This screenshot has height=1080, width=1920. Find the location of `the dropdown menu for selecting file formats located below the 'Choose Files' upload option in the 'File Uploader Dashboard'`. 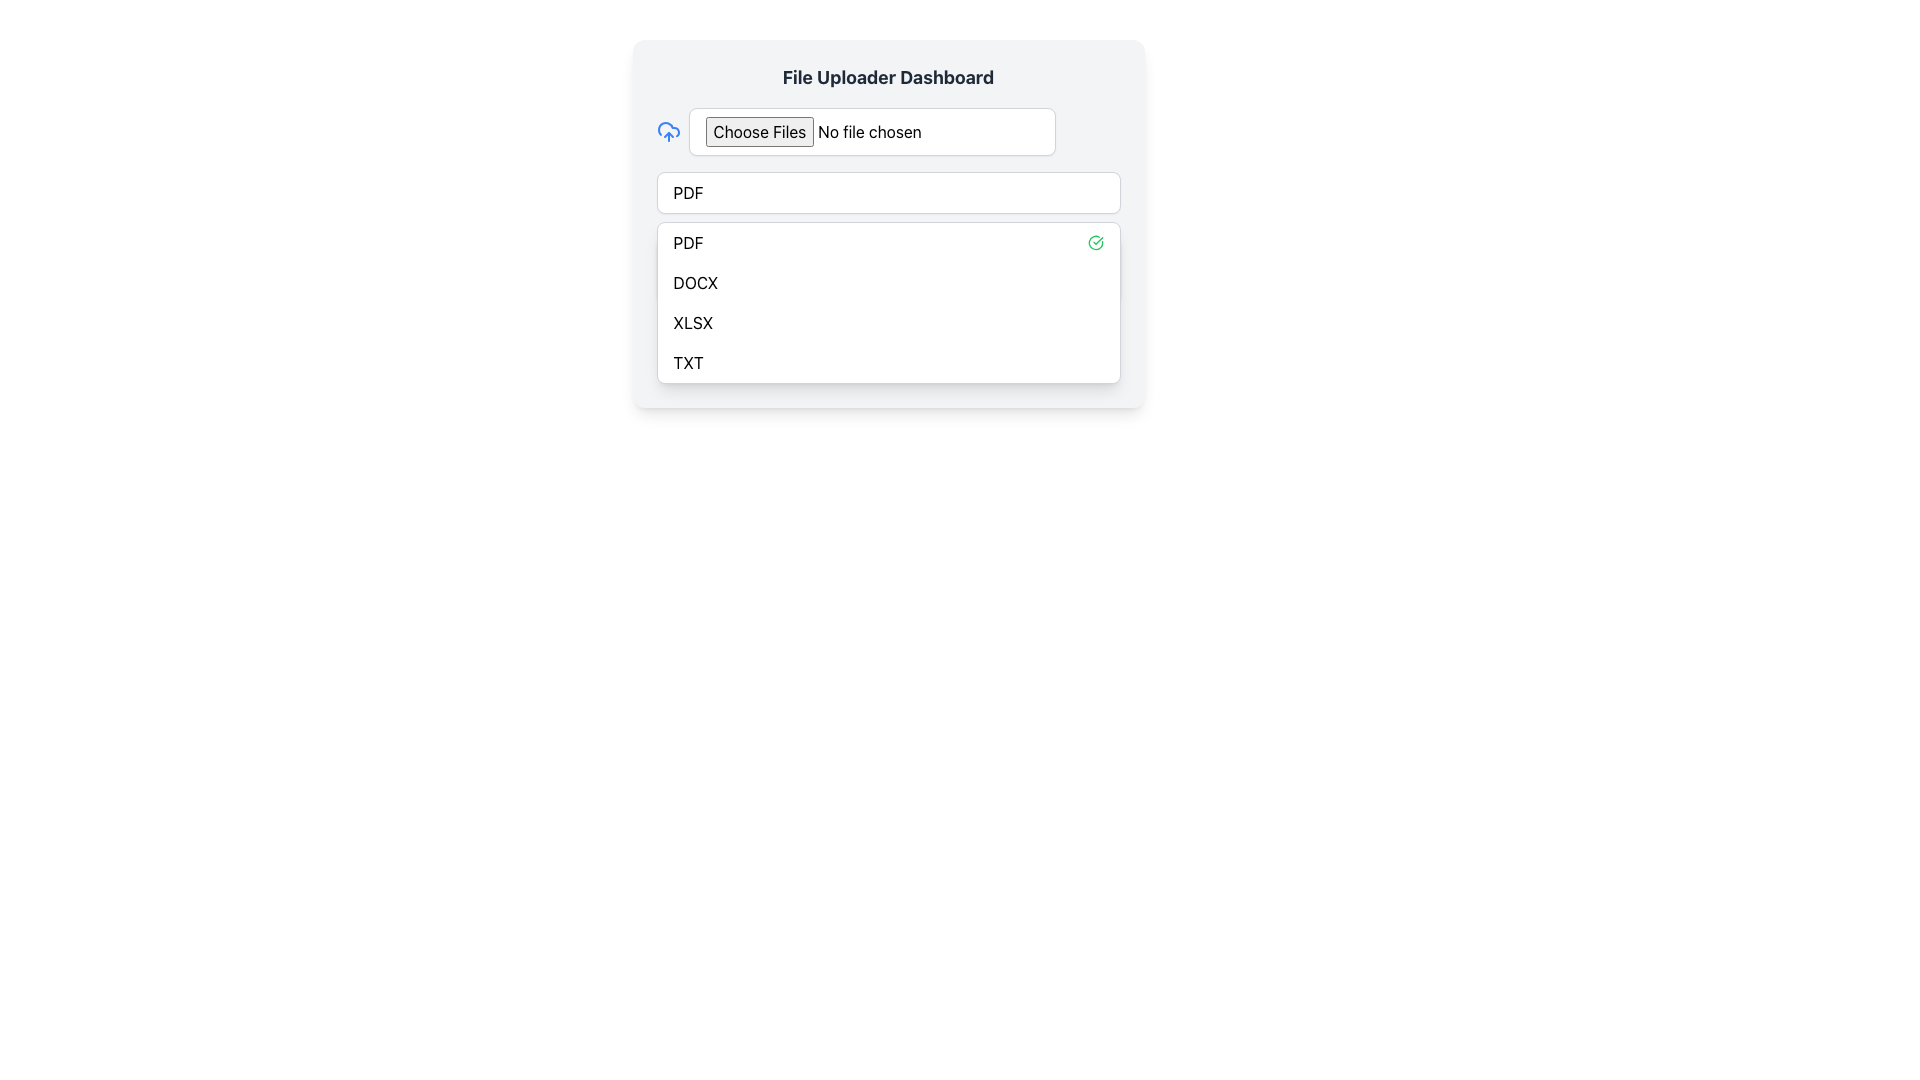

the dropdown menu for selecting file formats located below the 'Choose Files' upload option in the 'File Uploader Dashboard' is located at coordinates (887, 192).